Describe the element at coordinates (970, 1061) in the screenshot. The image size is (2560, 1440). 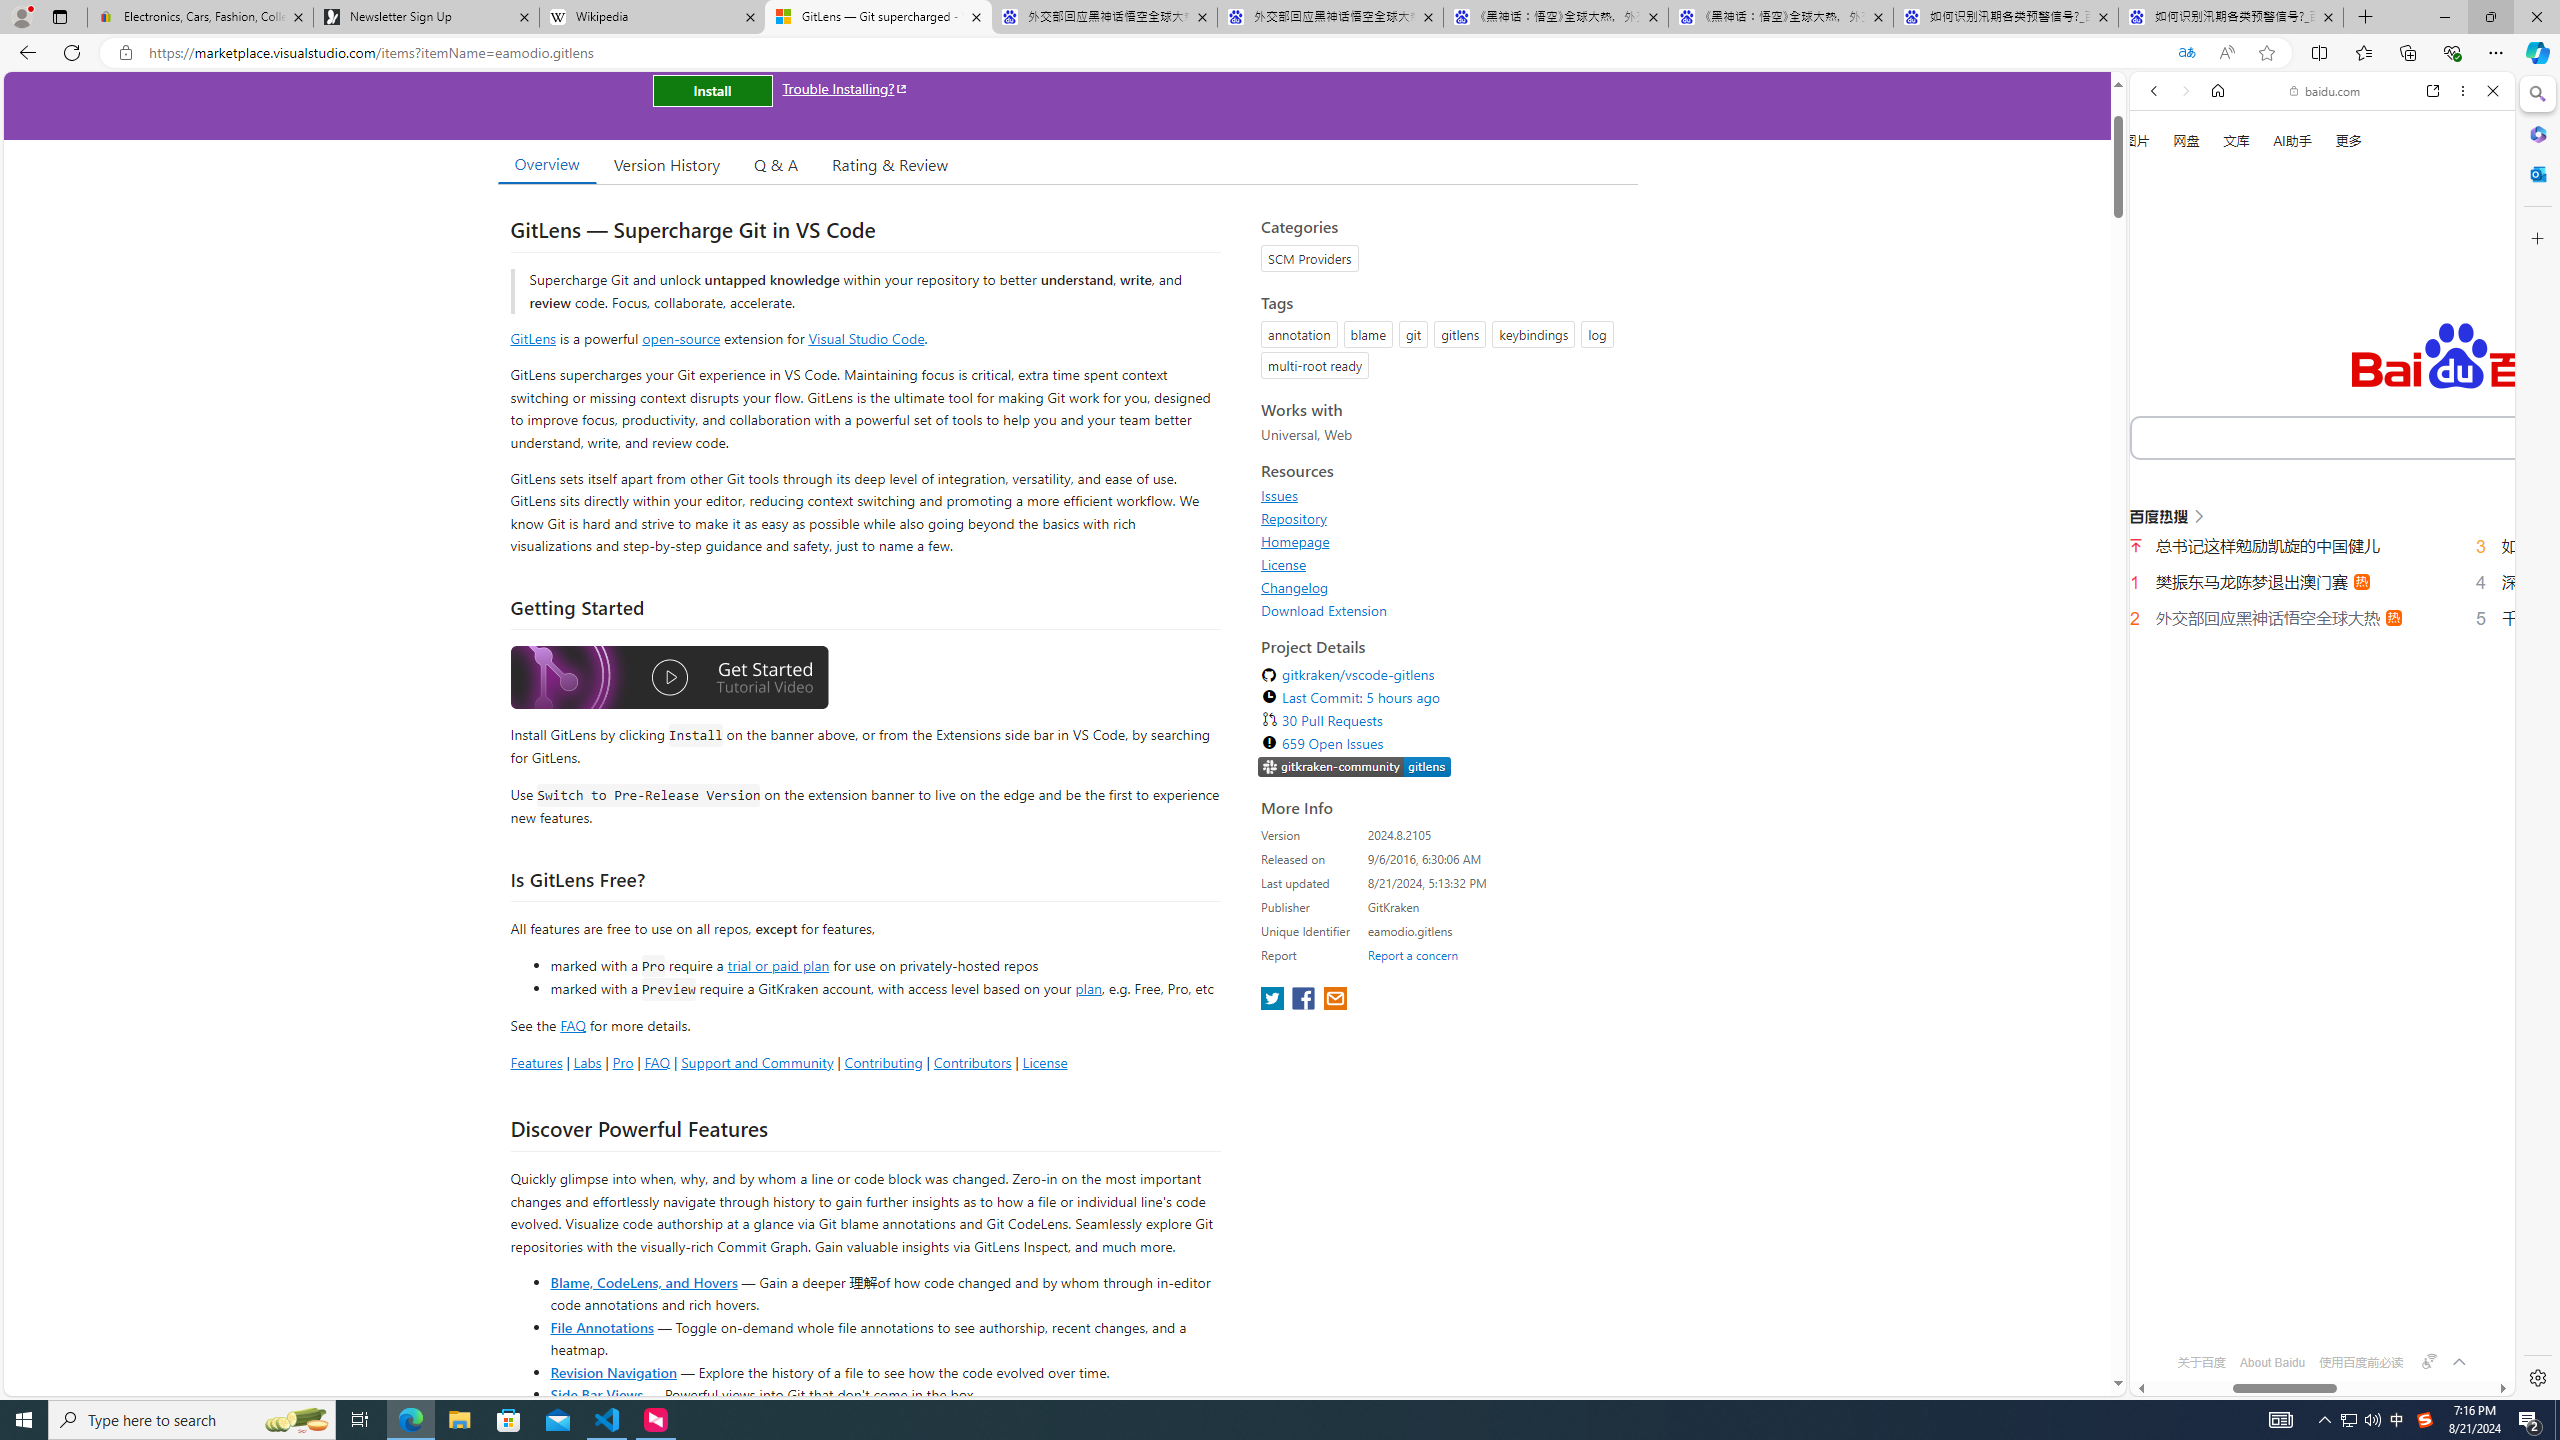
I see `'Contributors'` at that location.